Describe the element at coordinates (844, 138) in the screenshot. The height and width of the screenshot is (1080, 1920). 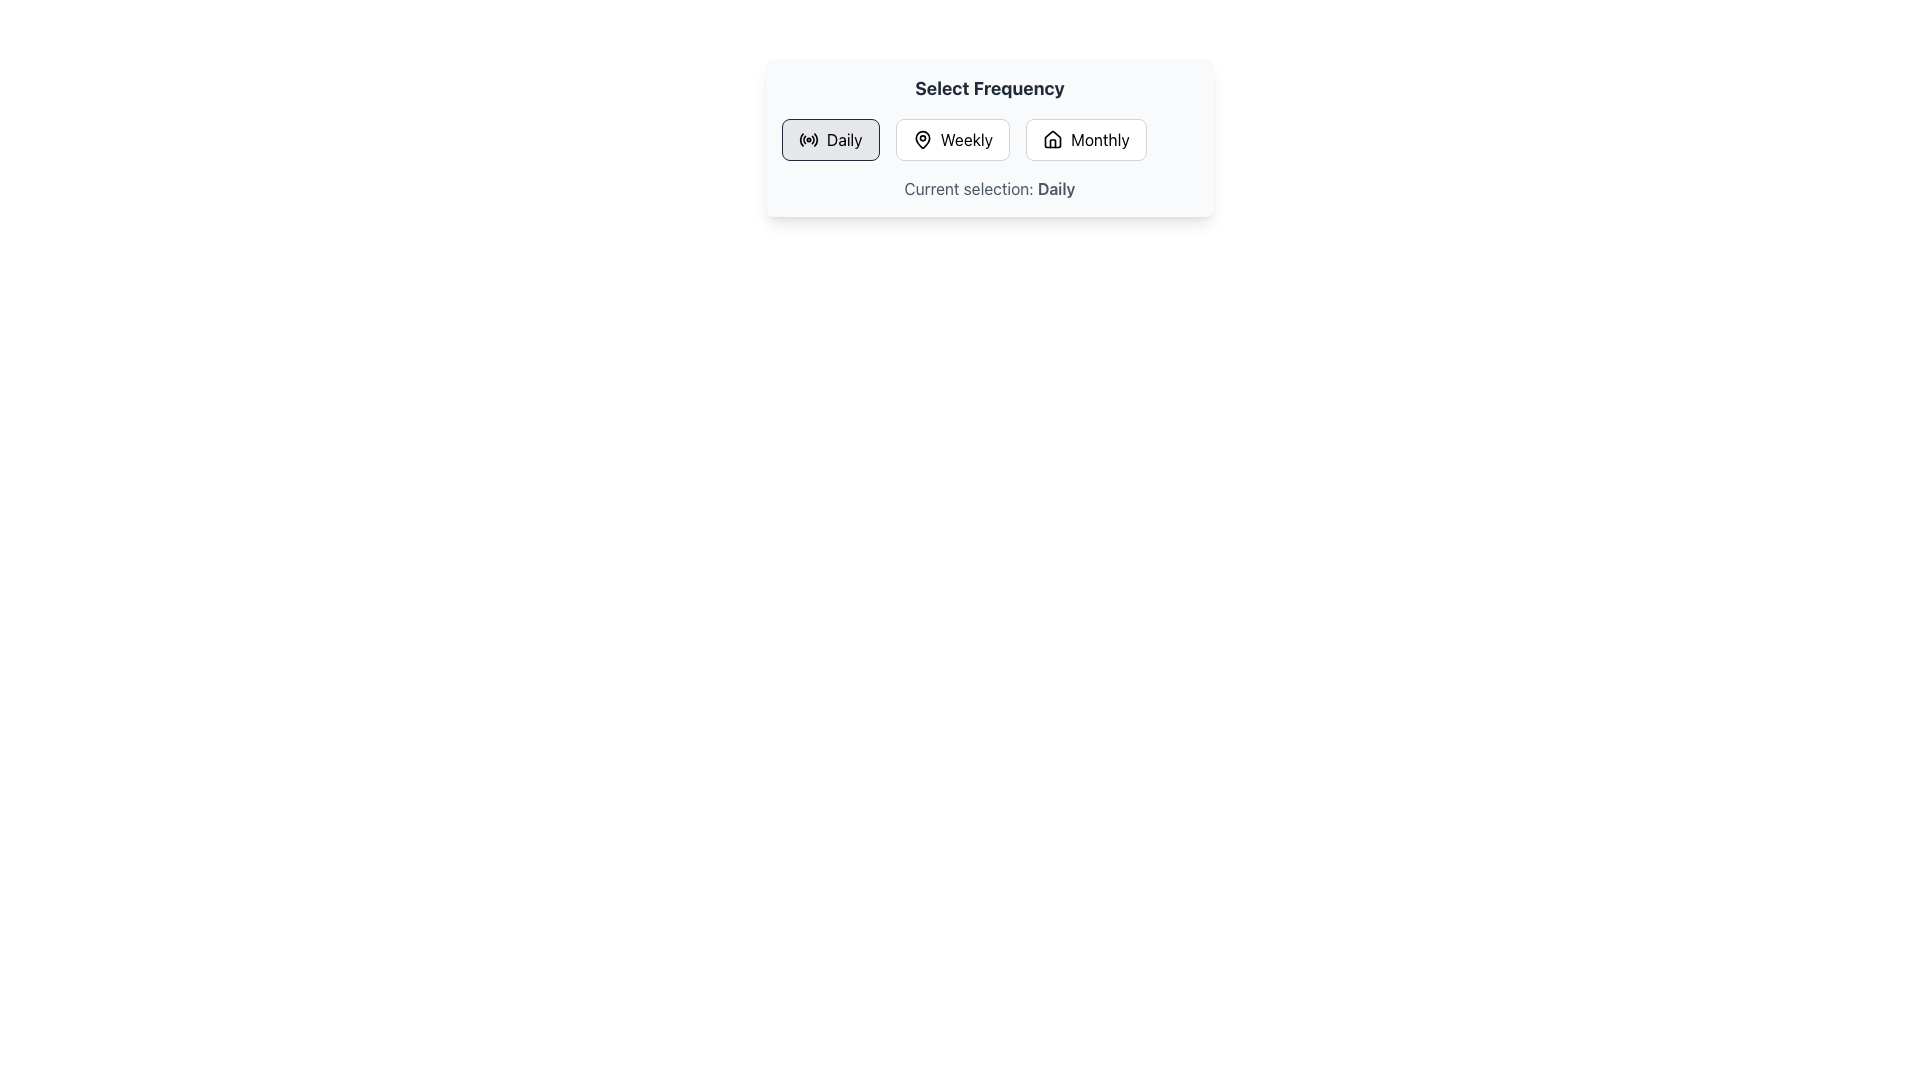
I see `the 'Daily' text label within the leftmost button in the 'Select Frequency' interface to choose the 'Daily' option` at that location.